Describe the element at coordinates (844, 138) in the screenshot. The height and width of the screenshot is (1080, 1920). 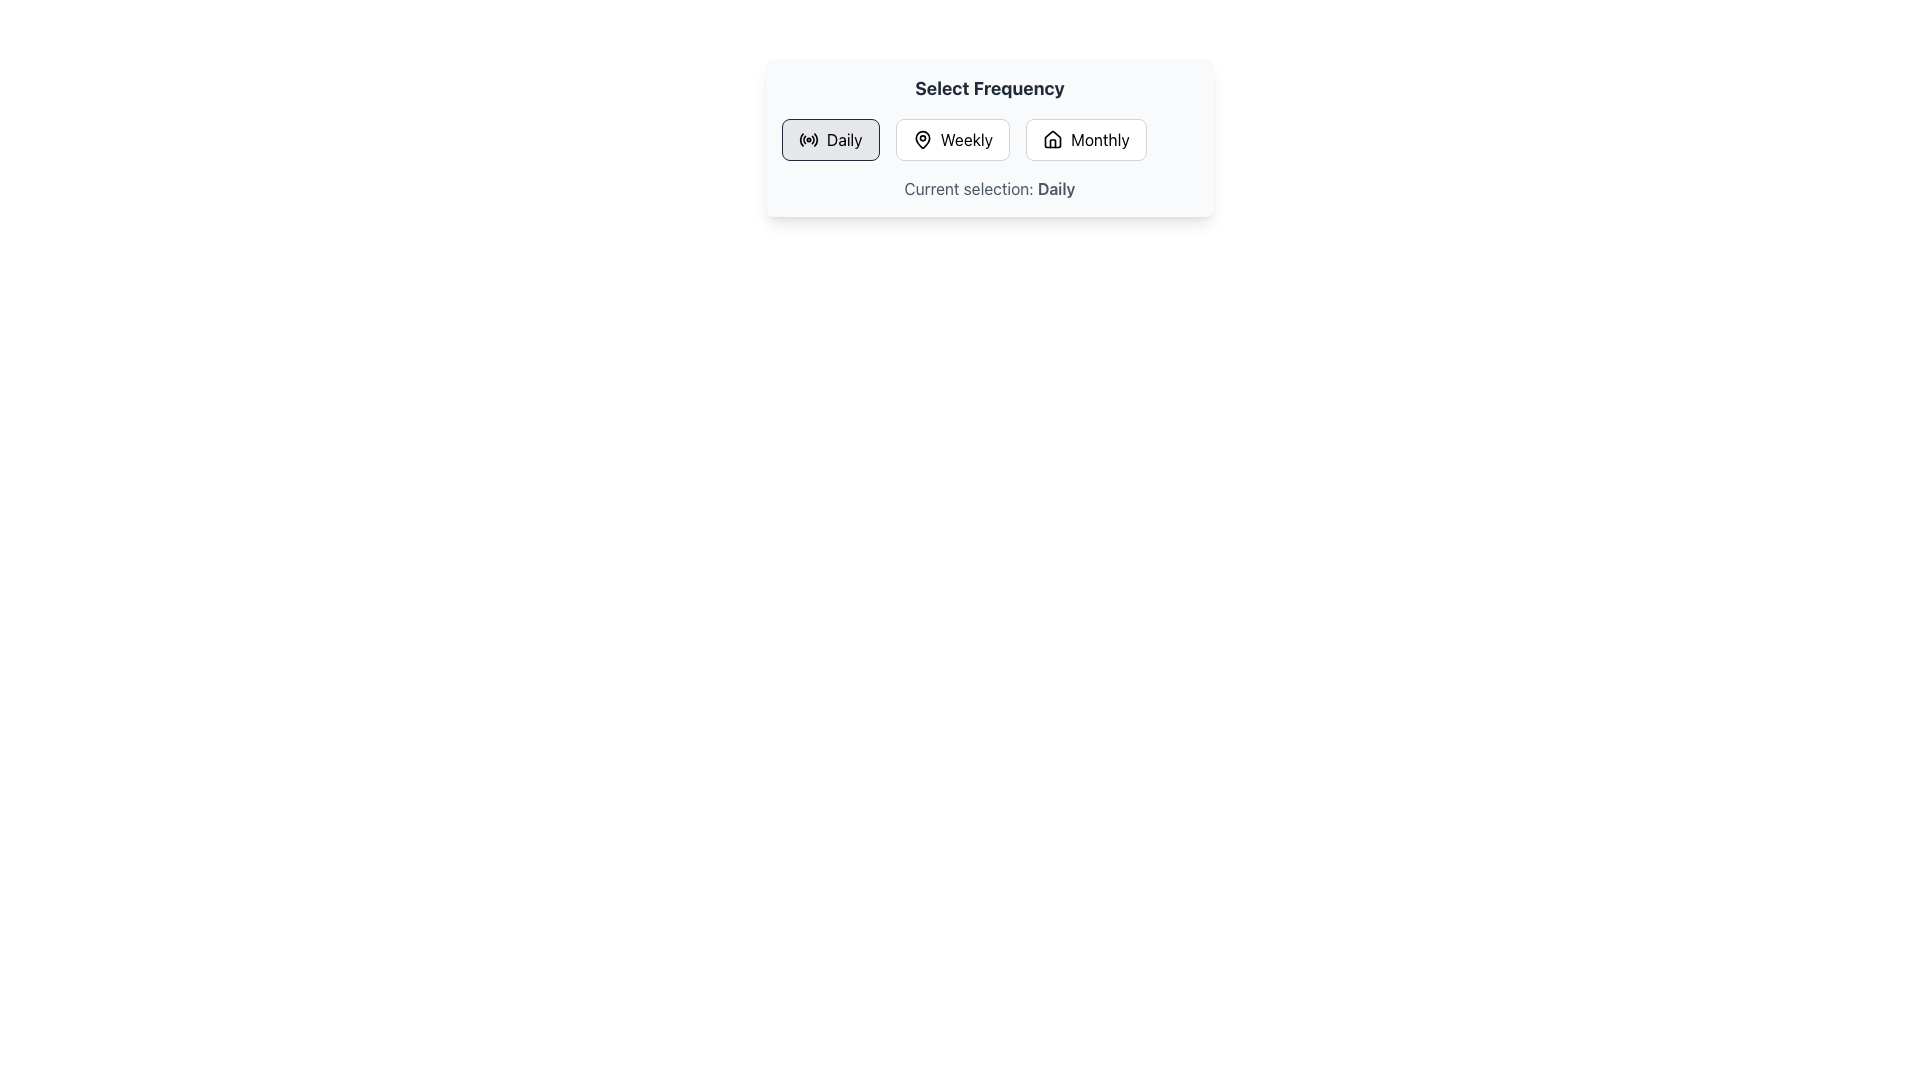
I see `the 'Daily' text label within the leftmost button in the 'Select Frequency' interface to choose the 'Daily' option` at that location.